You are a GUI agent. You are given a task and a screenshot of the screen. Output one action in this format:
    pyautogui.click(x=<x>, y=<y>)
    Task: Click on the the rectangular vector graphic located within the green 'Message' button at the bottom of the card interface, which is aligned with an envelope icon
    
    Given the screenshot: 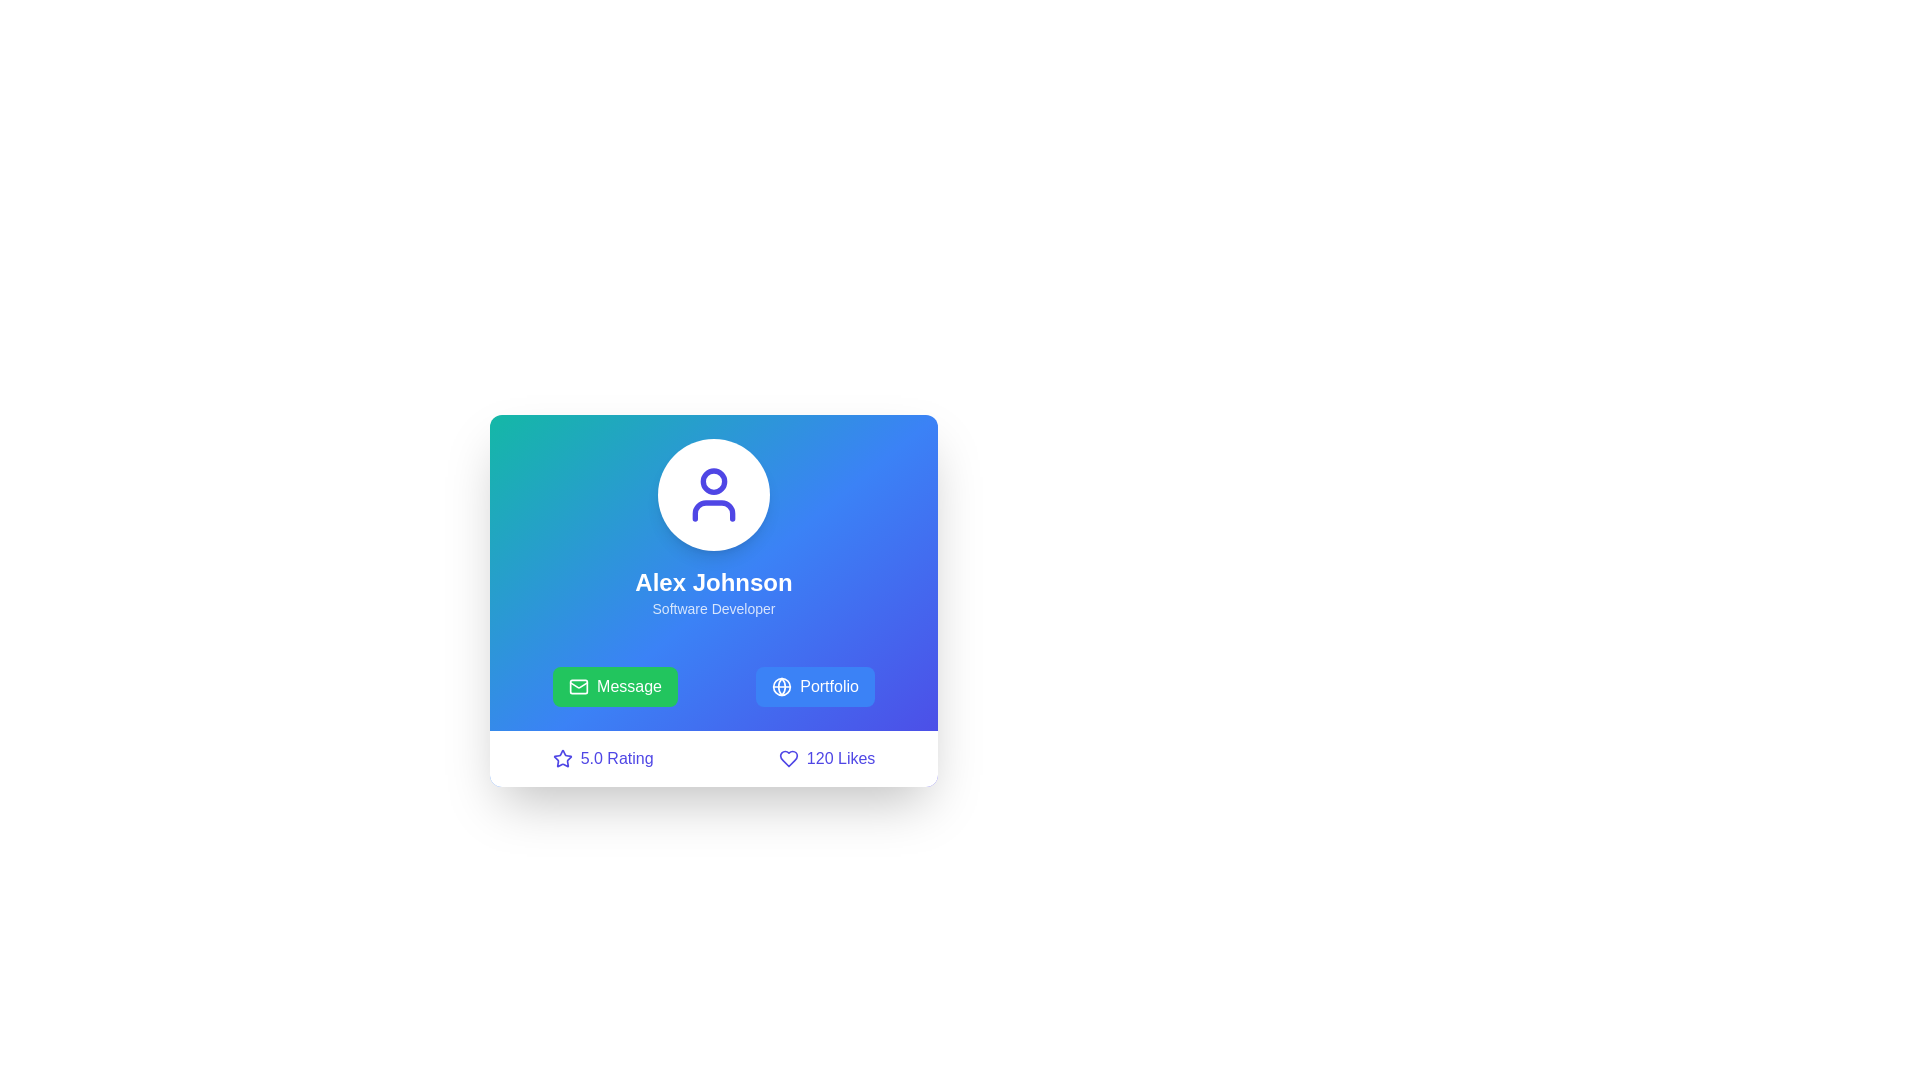 What is the action you would take?
    pyautogui.click(x=578, y=685)
    